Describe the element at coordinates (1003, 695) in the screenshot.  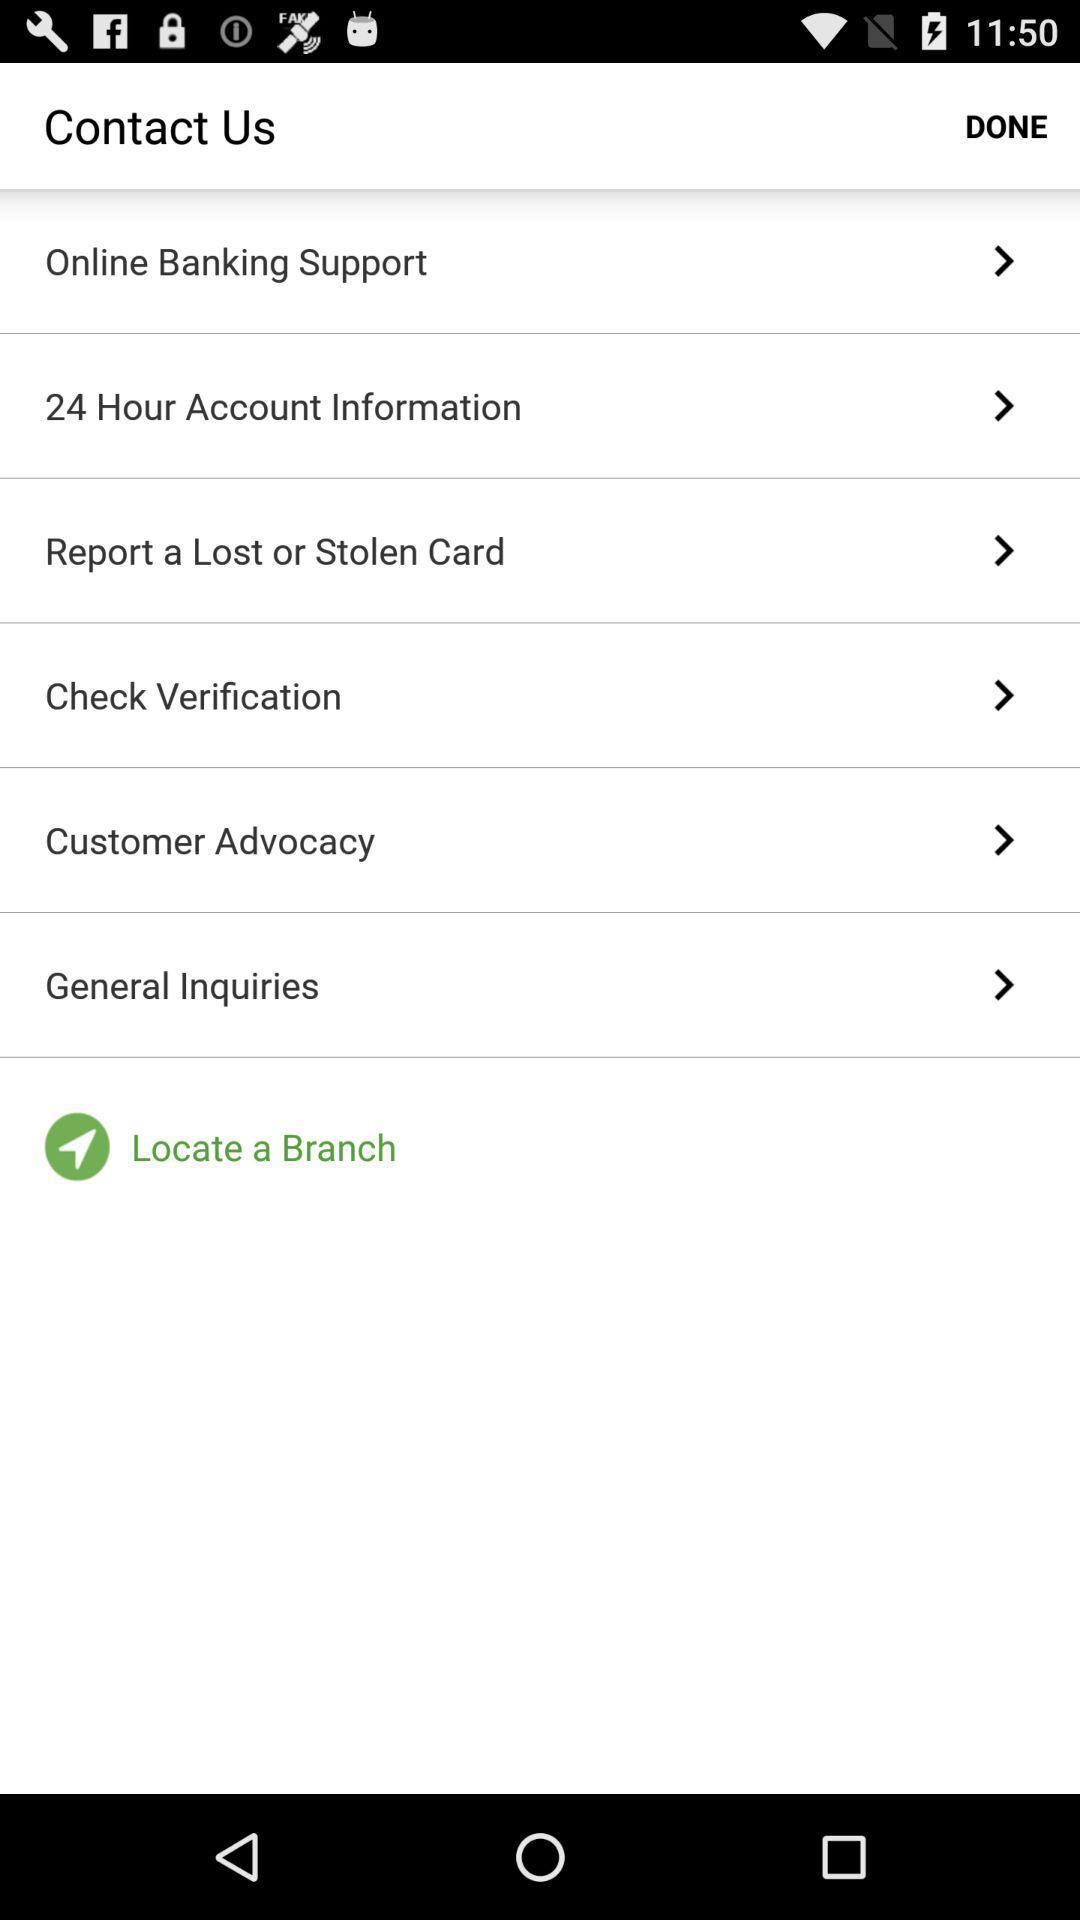
I see `the icon next to the check verification` at that location.